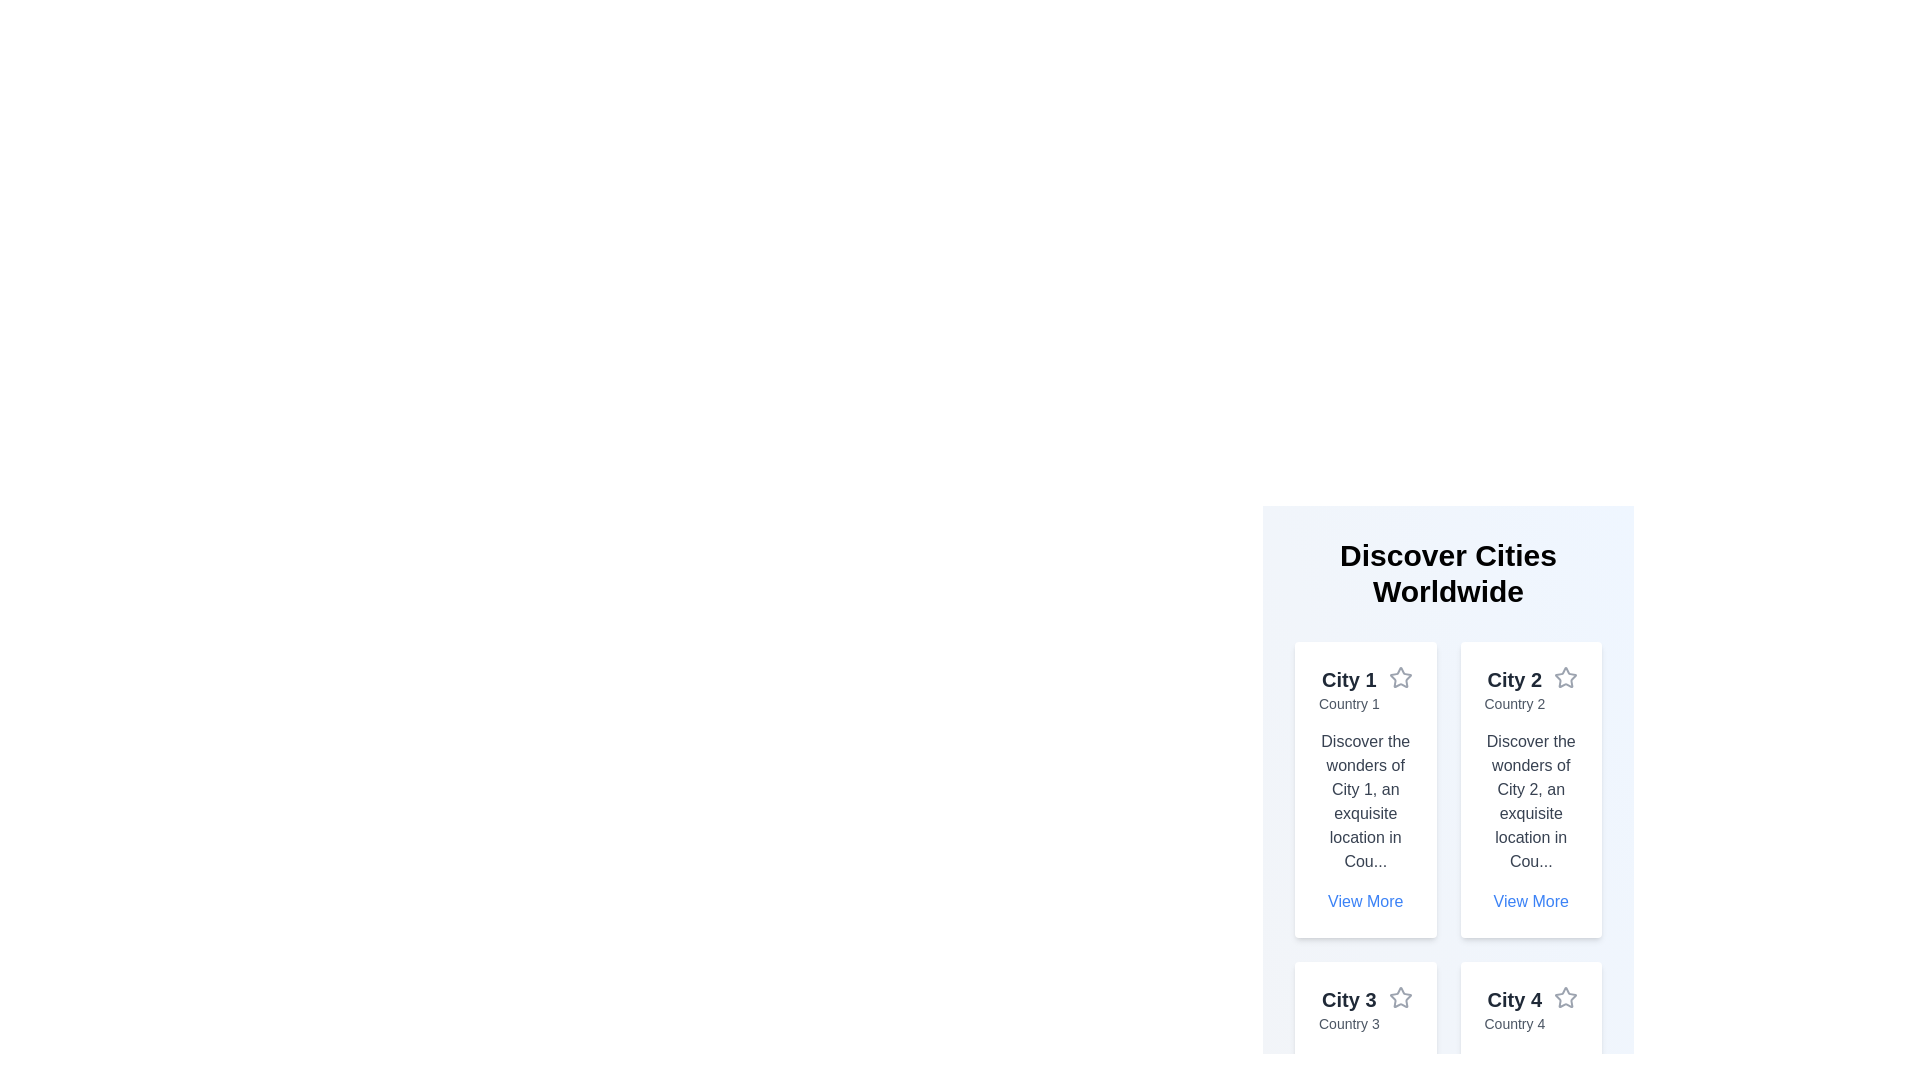 The height and width of the screenshot is (1080, 1920). I want to click on the 'View More' link icon on the second card promoting 'City 2', which is located in a grid layout, so click(1530, 789).